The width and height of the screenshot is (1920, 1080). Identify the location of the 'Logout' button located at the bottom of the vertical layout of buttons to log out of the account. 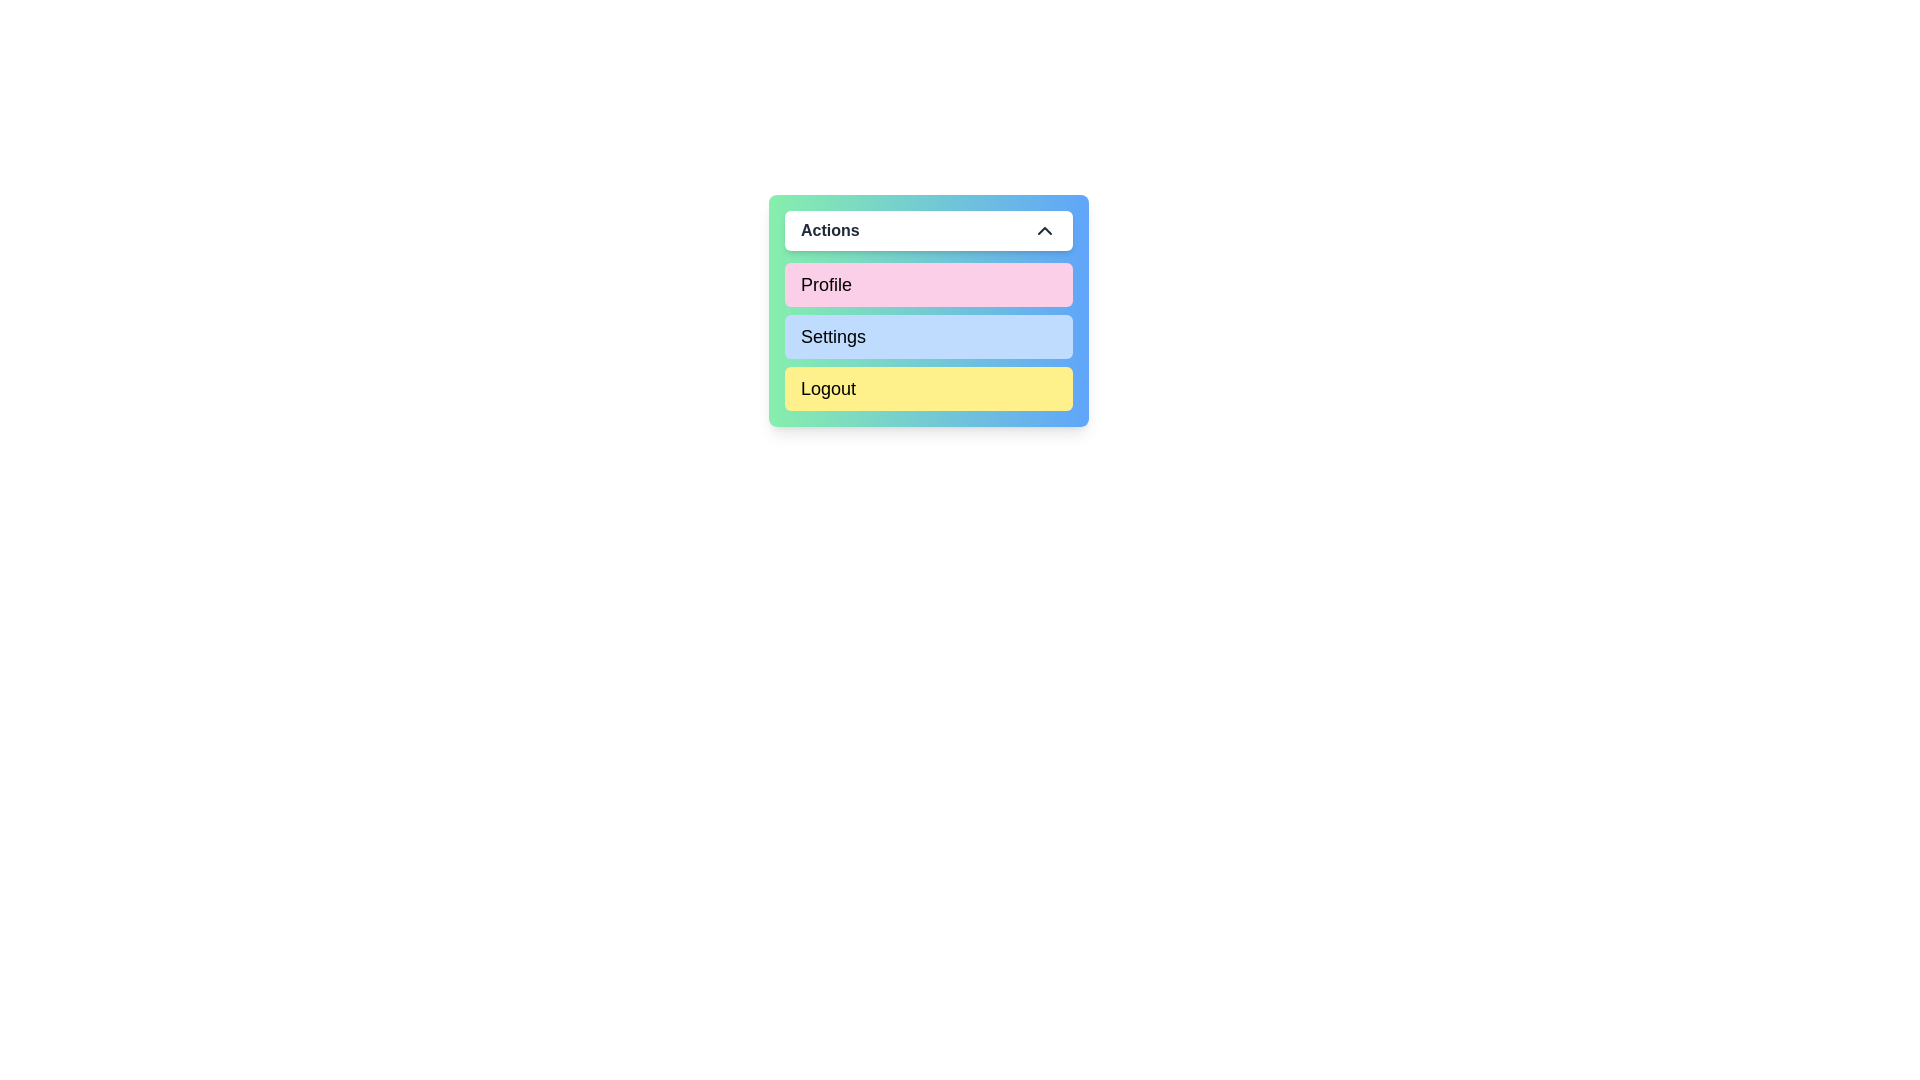
(928, 389).